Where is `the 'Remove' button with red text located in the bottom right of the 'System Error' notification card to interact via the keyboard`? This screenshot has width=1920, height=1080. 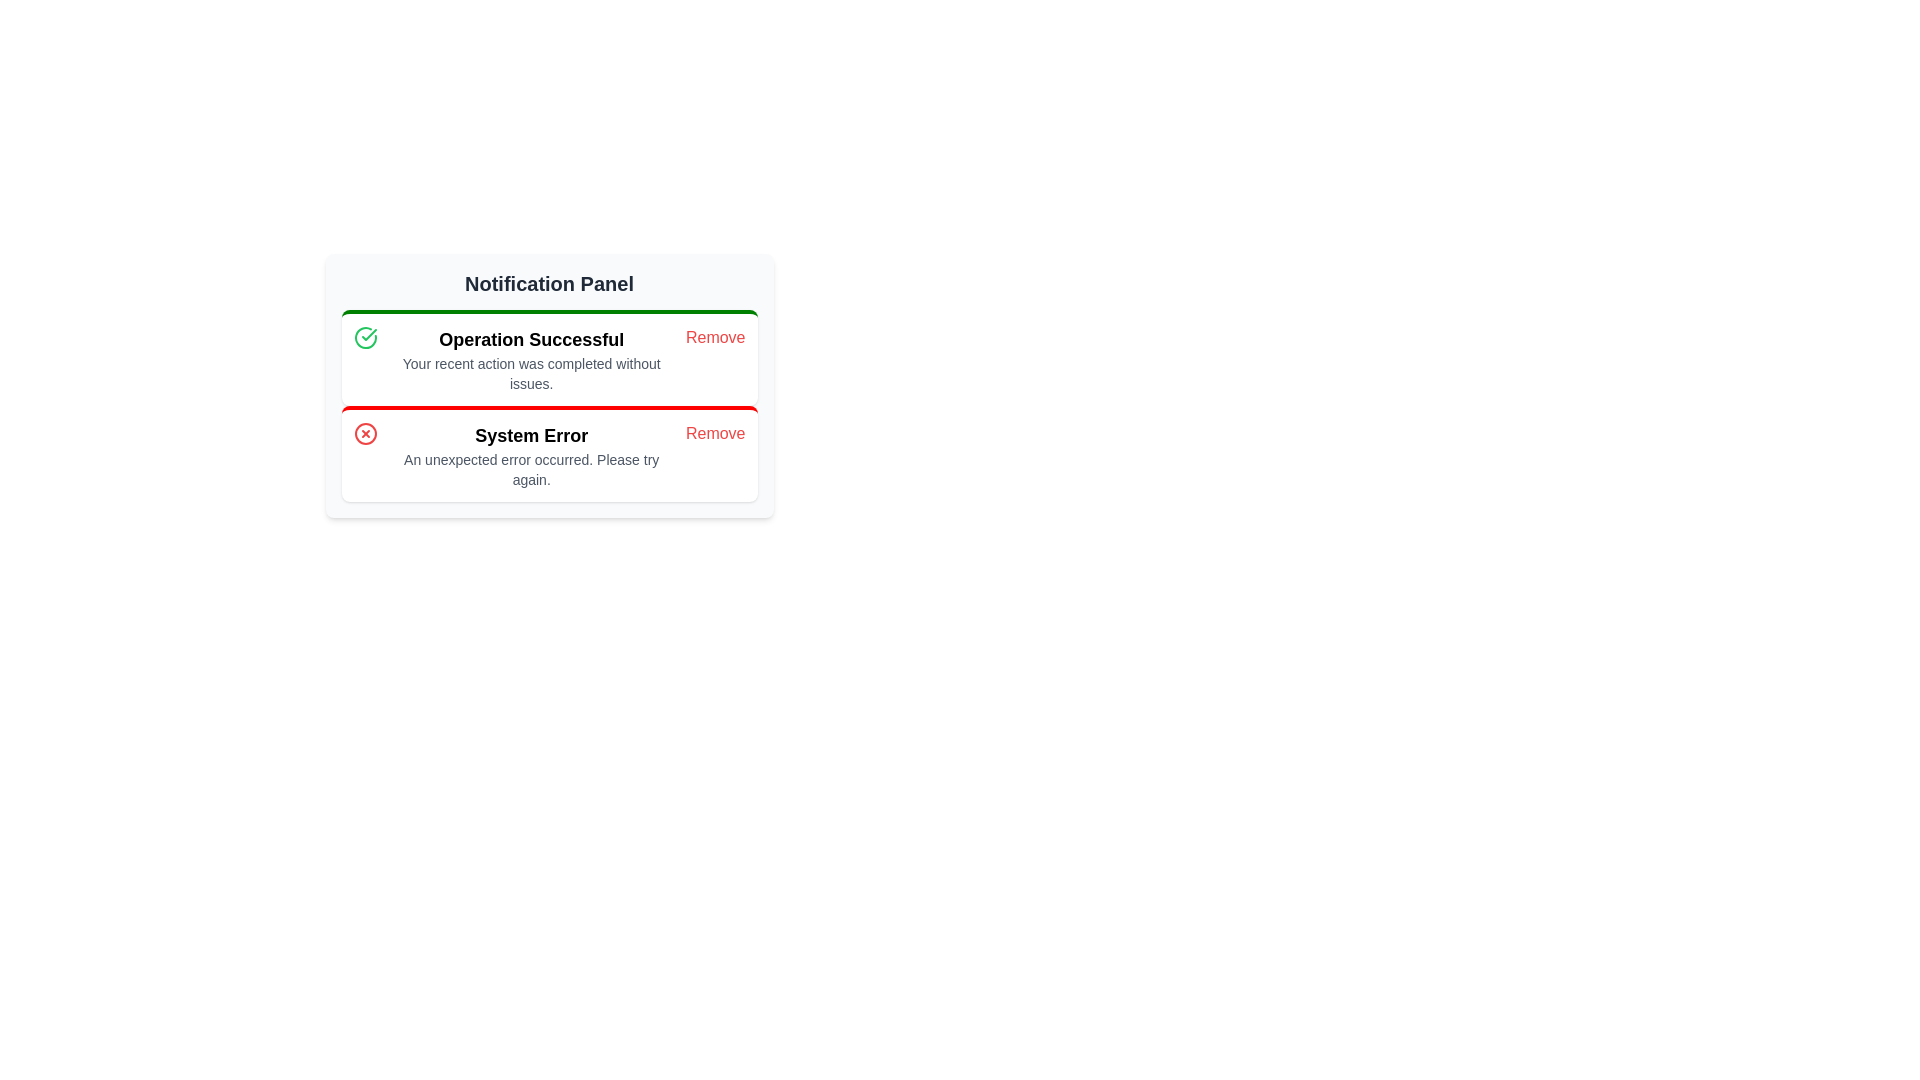
the 'Remove' button with red text located in the bottom right of the 'System Error' notification card to interact via the keyboard is located at coordinates (715, 433).